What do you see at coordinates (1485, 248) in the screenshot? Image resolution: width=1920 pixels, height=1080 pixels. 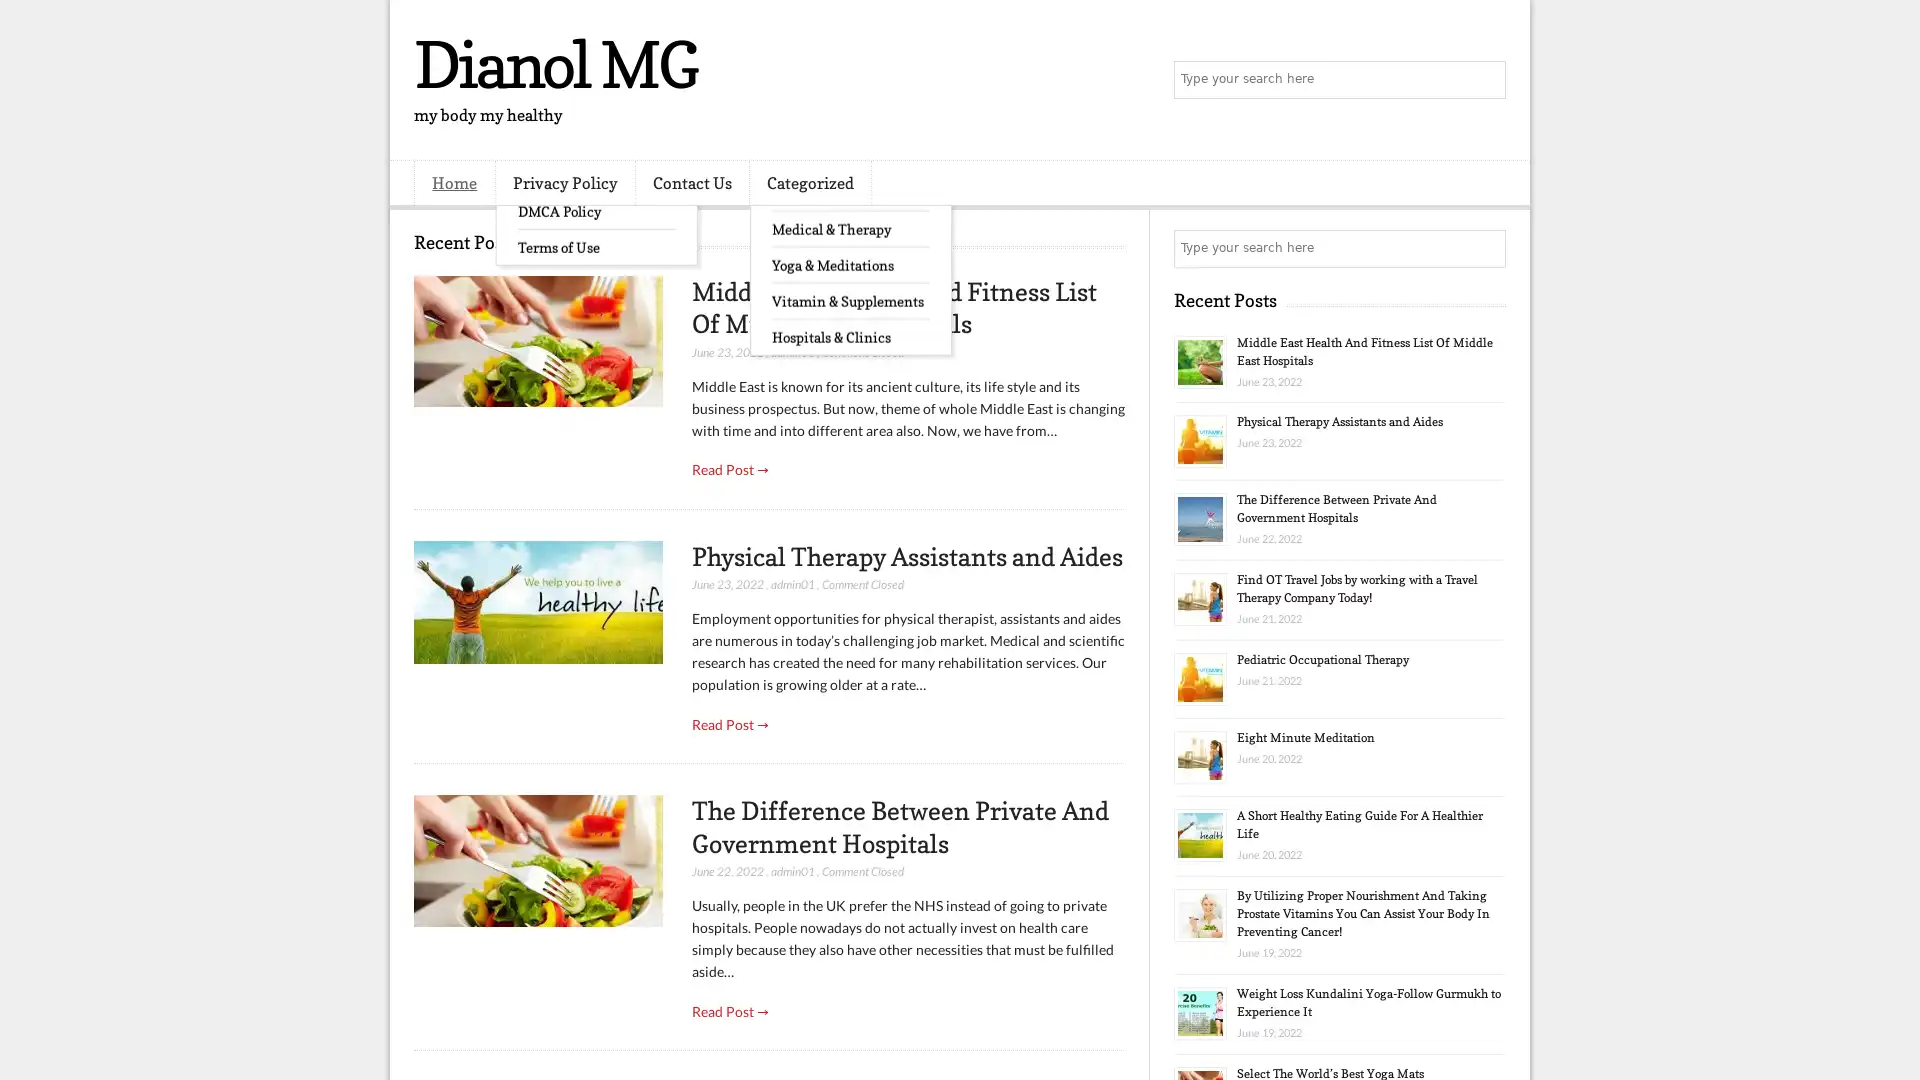 I see `Search` at bounding box center [1485, 248].